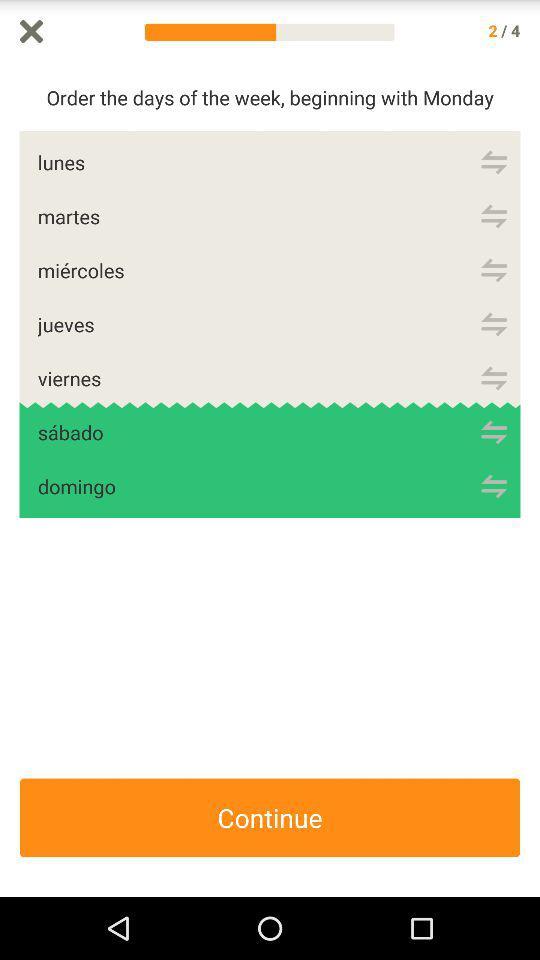 The width and height of the screenshot is (540, 960). I want to click on the swap icon, so click(493, 231).